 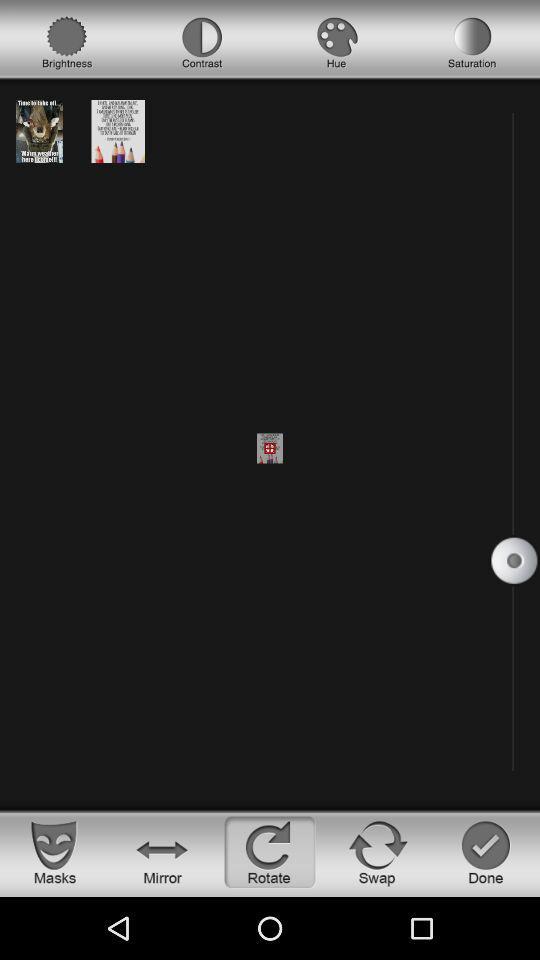 What do you see at coordinates (67, 42) in the screenshot?
I see `access brightness settings` at bounding box center [67, 42].